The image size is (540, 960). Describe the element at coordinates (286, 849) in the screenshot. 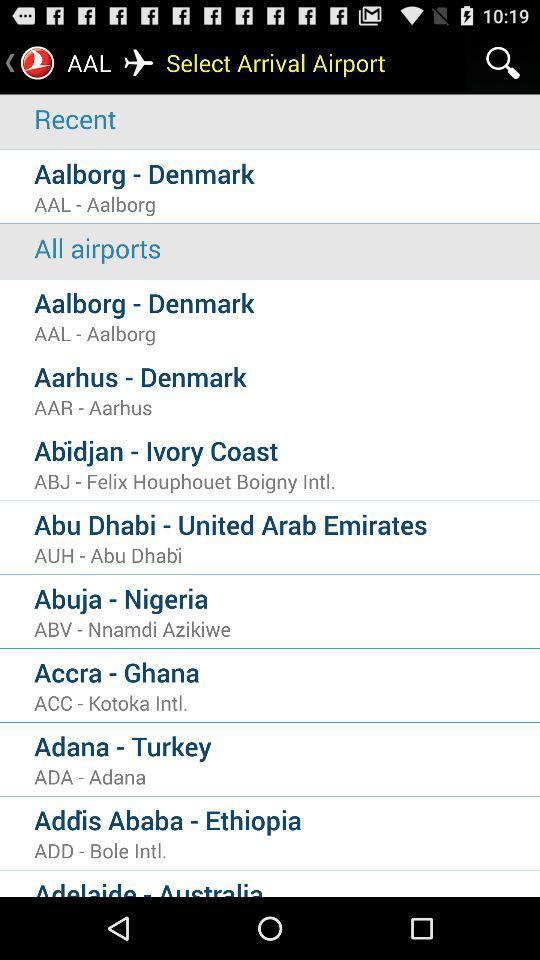

I see `add - bole intl.` at that location.